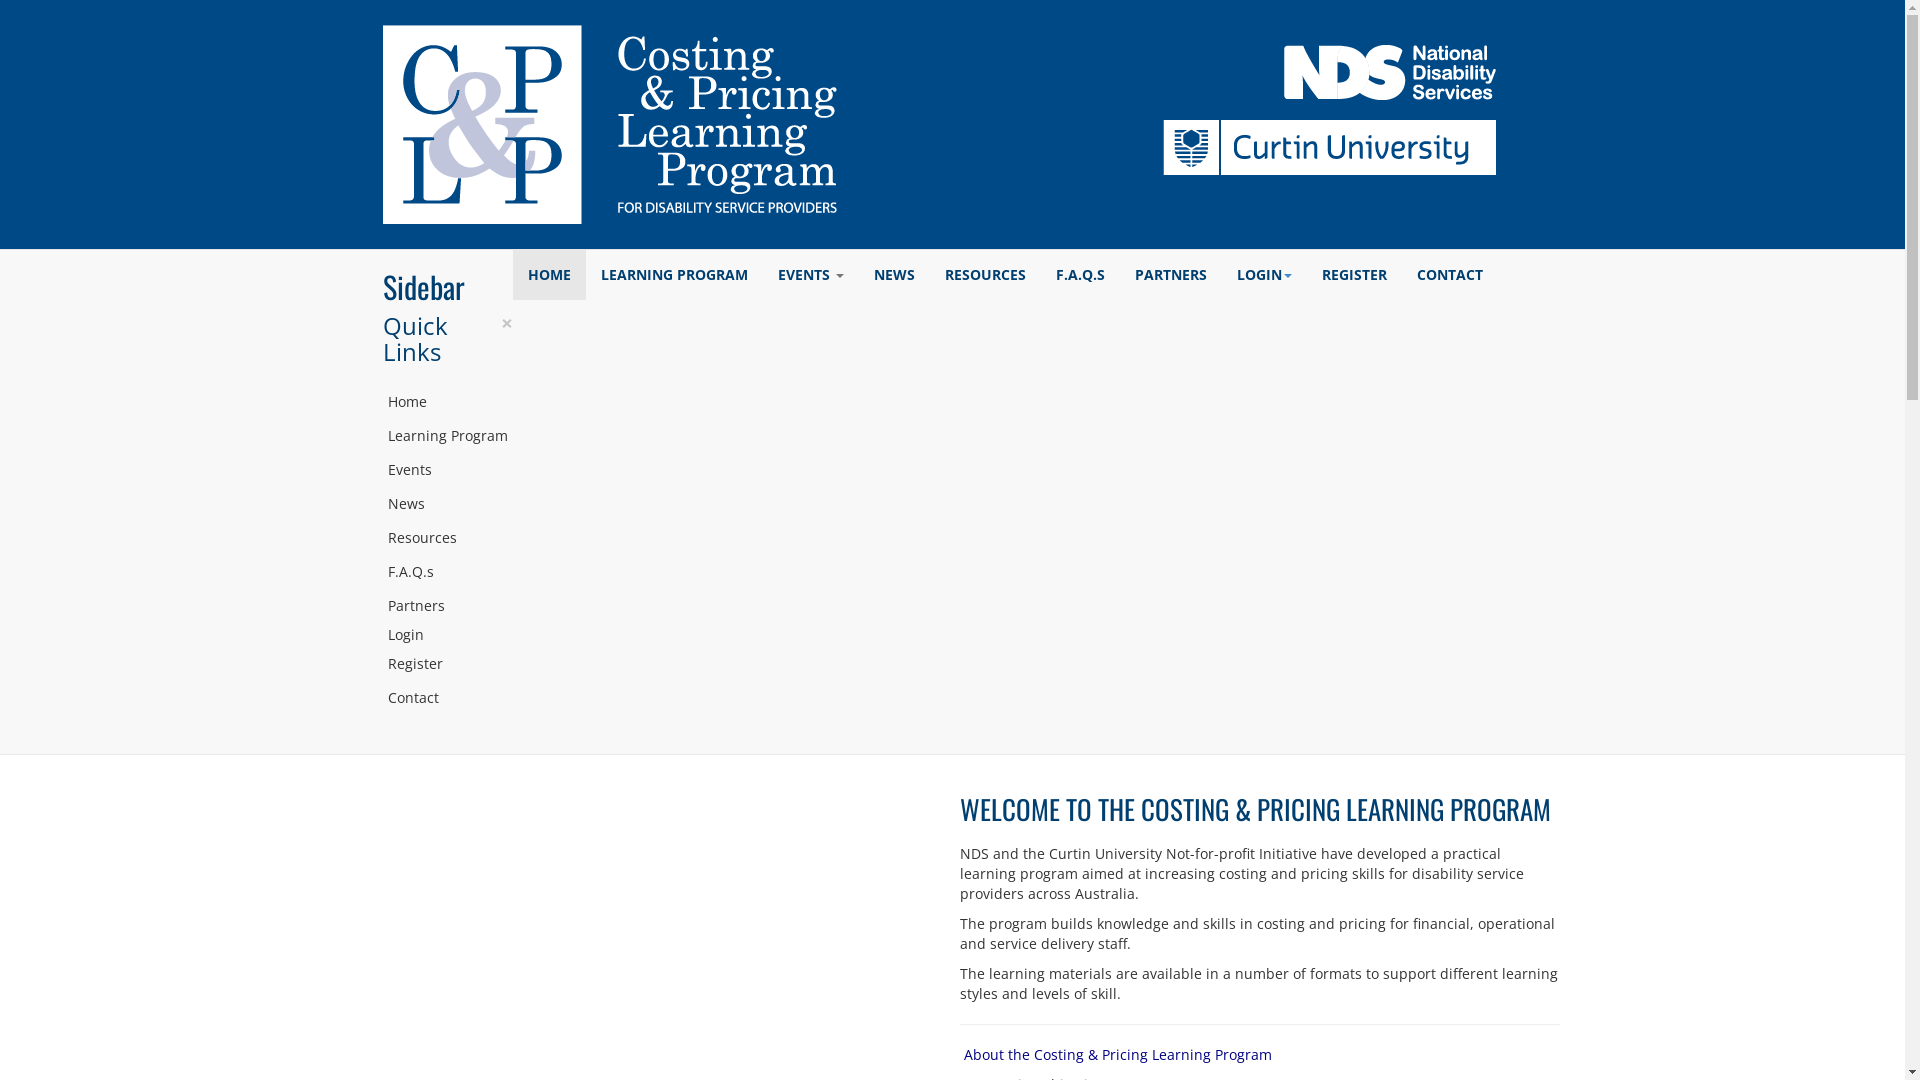 Image resolution: width=1920 pixels, height=1080 pixels. Describe the element at coordinates (445, 571) in the screenshot. I see `'F.A.Q.s'` at that location.